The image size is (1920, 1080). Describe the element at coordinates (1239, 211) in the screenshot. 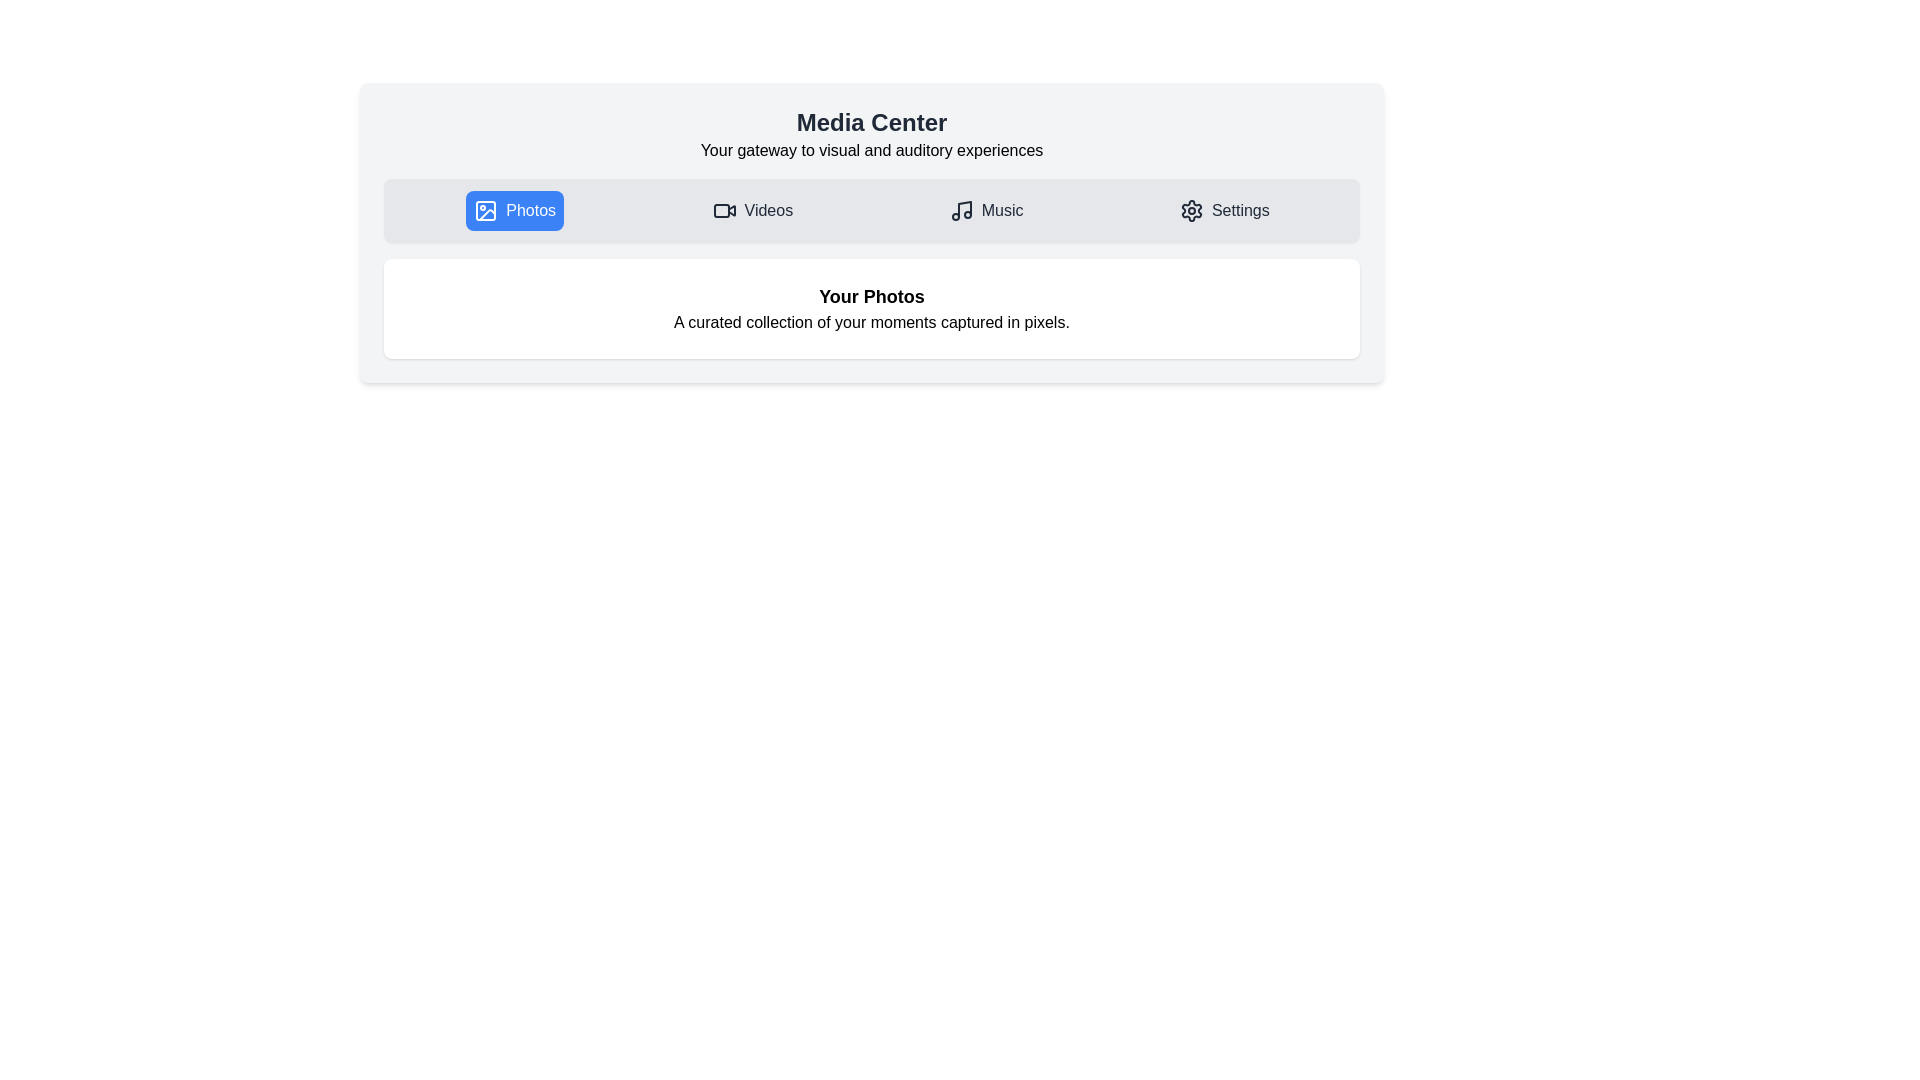

I see `the 'Settings' text label, which is positioned next to the gear icon in the top-right corner of the interface` at that location.